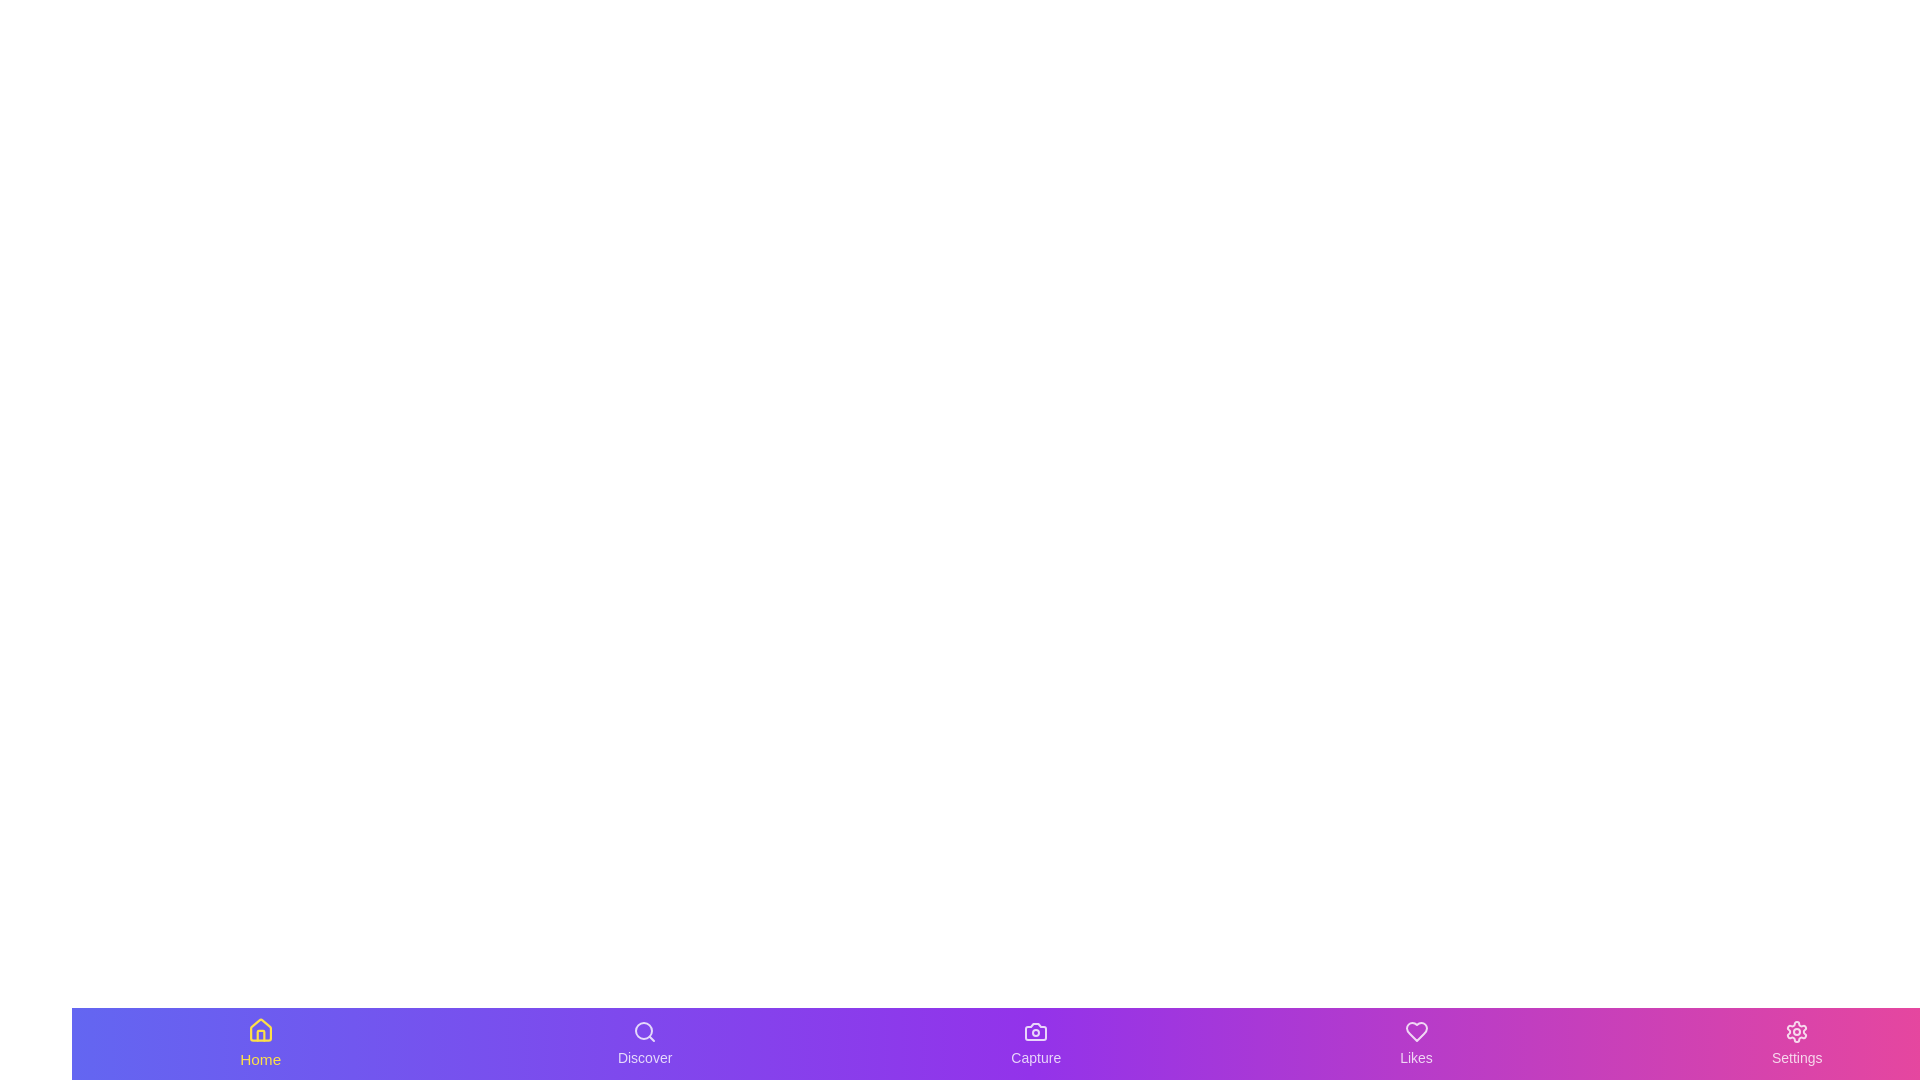 This screenshot has height=1080, width=1920. I want to click on the tab labeled Discover, so click(644, 1043).